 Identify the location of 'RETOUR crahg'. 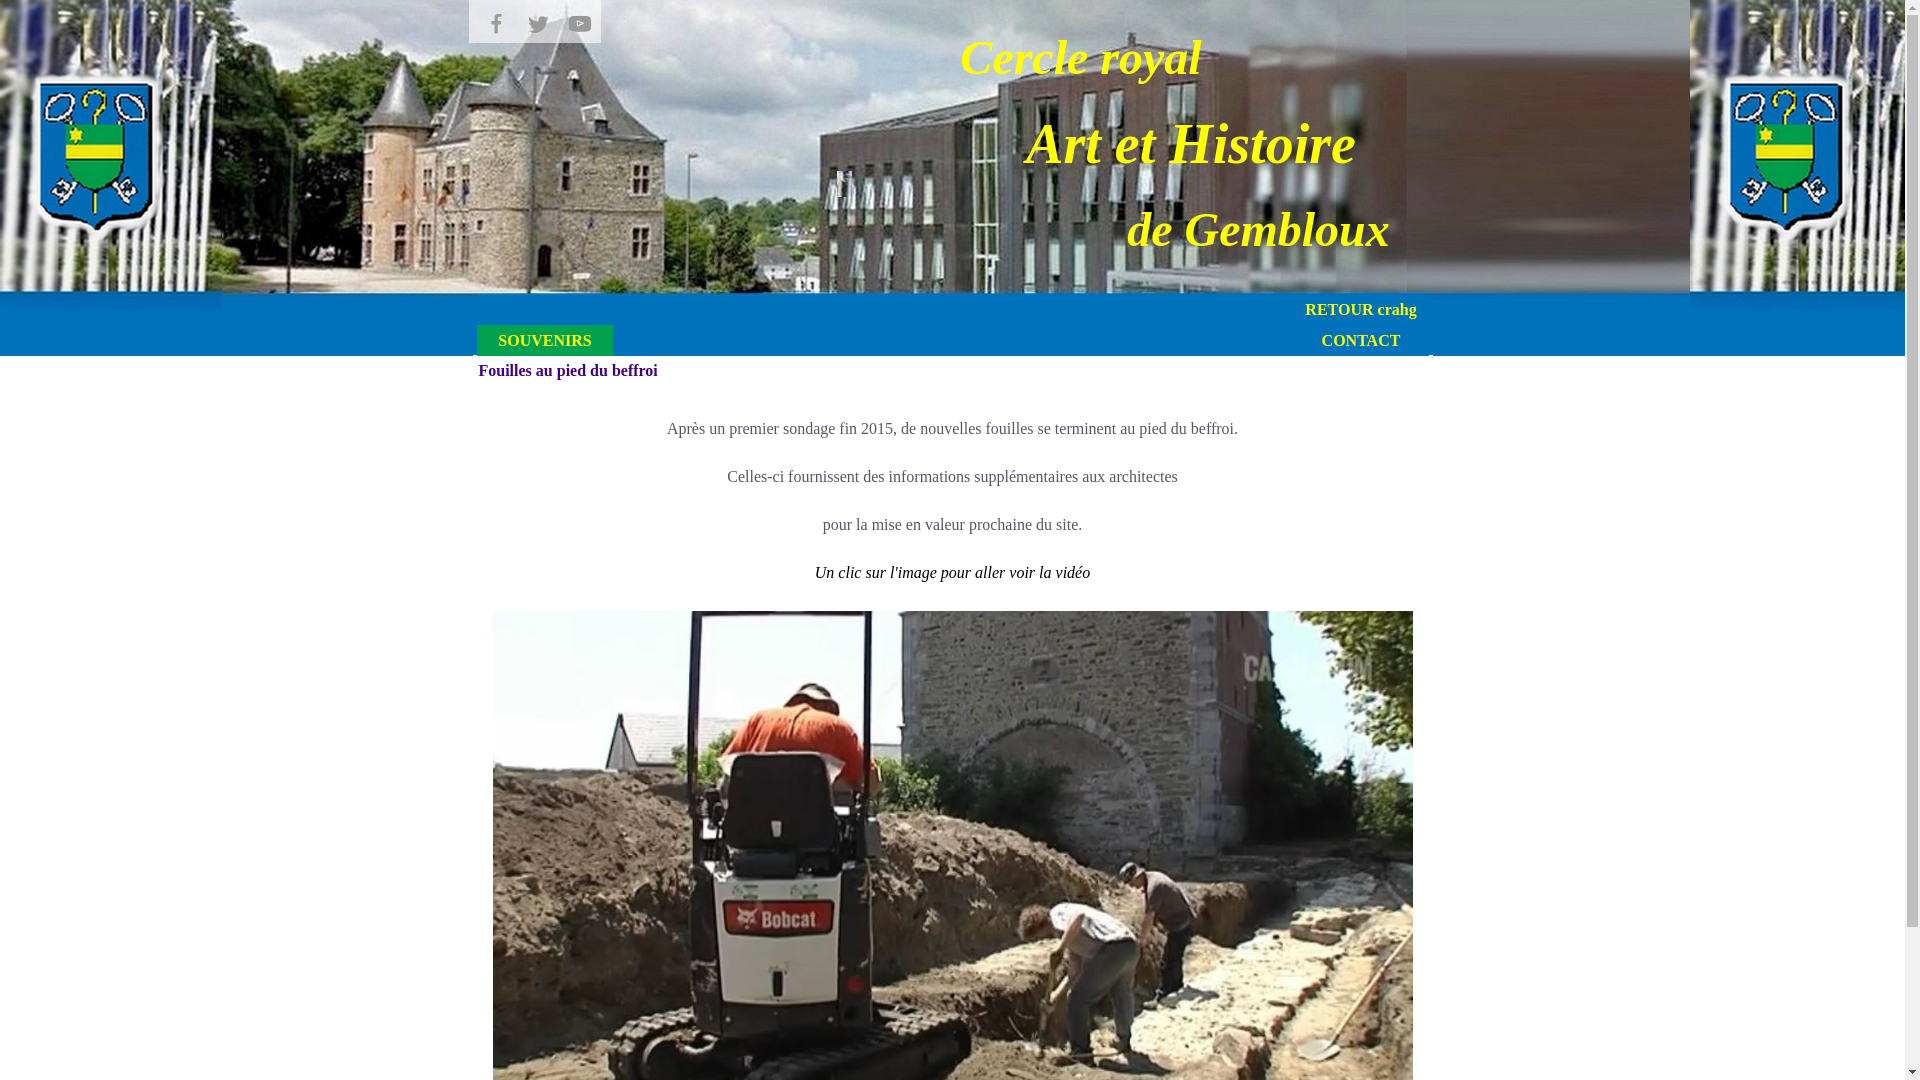
(1360, 309).